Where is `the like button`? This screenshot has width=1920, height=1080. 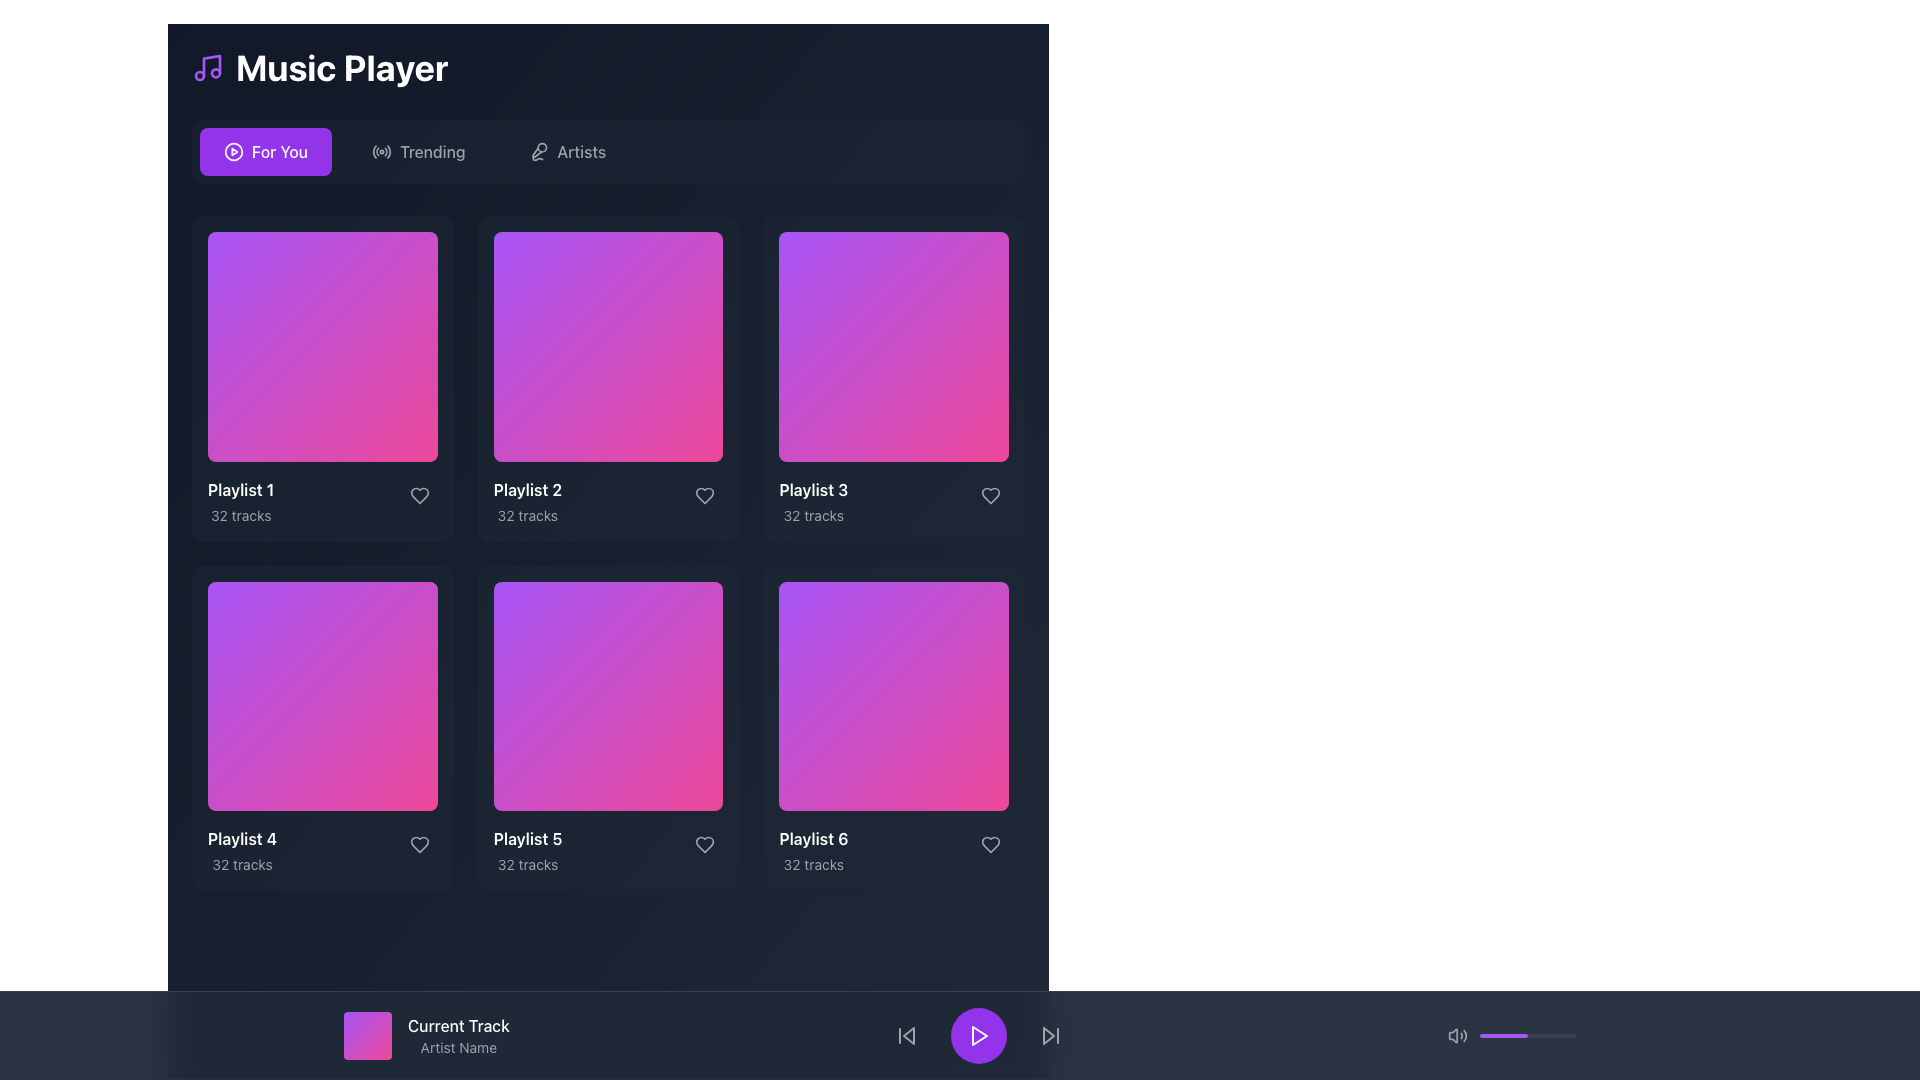
the like button is located at coordinates (418, 845).